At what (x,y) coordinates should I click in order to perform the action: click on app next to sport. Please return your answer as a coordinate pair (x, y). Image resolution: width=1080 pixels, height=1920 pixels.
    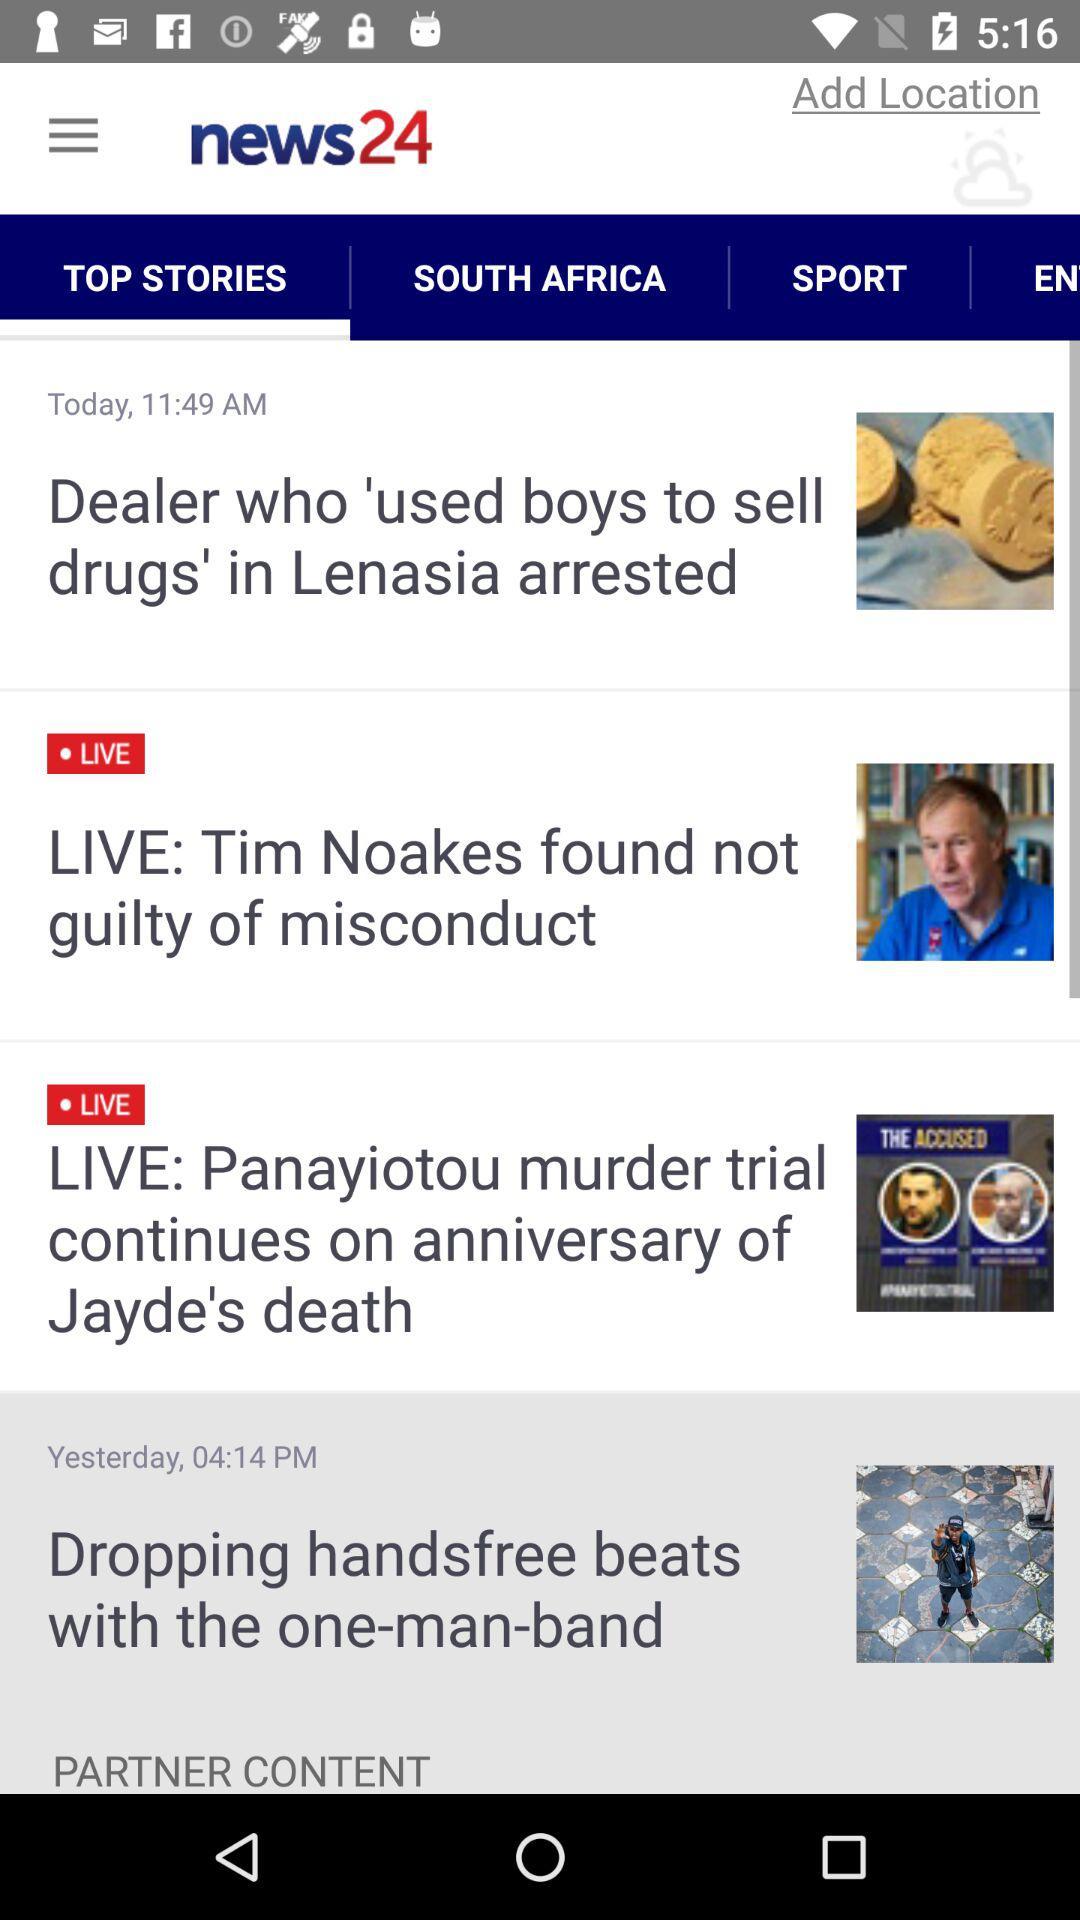
    Looking at the image, I should click on (538, 276).